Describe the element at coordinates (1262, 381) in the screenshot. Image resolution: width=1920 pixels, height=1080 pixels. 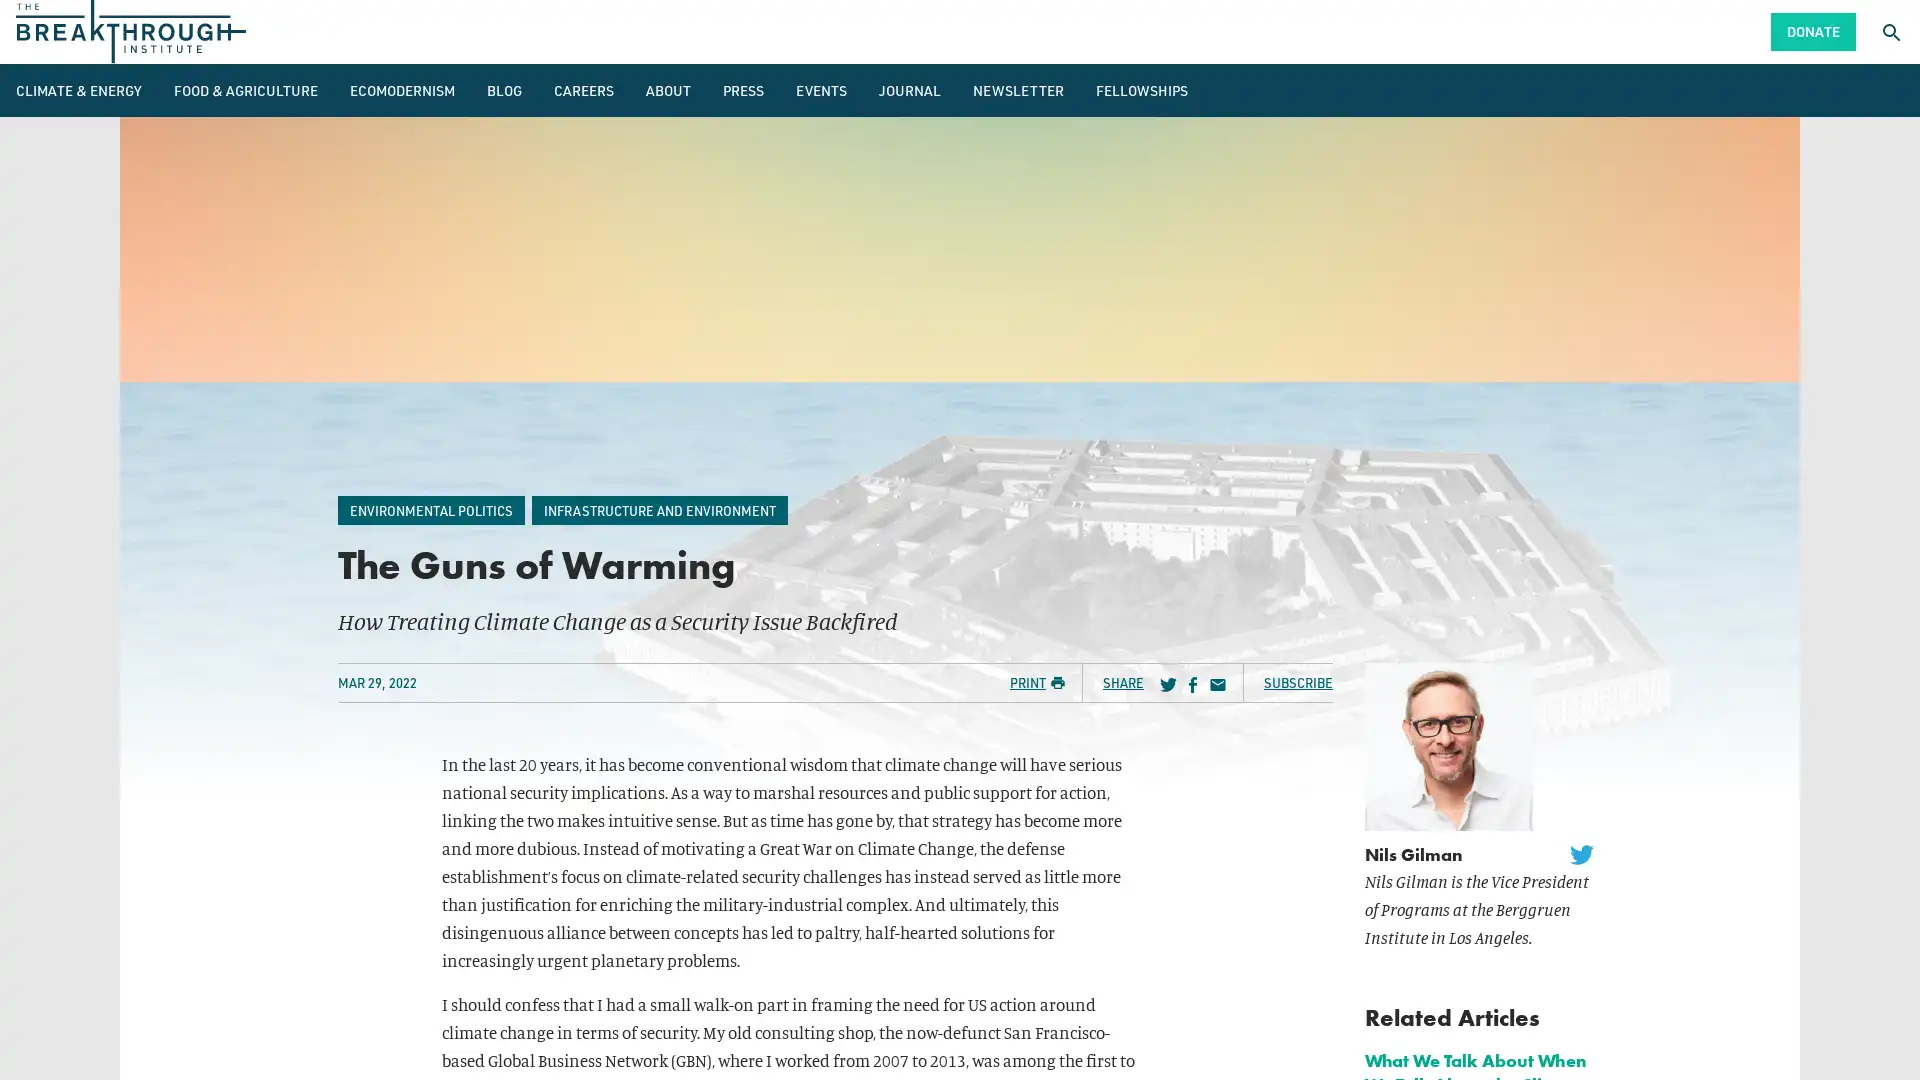
I see `Close modal` at that location.